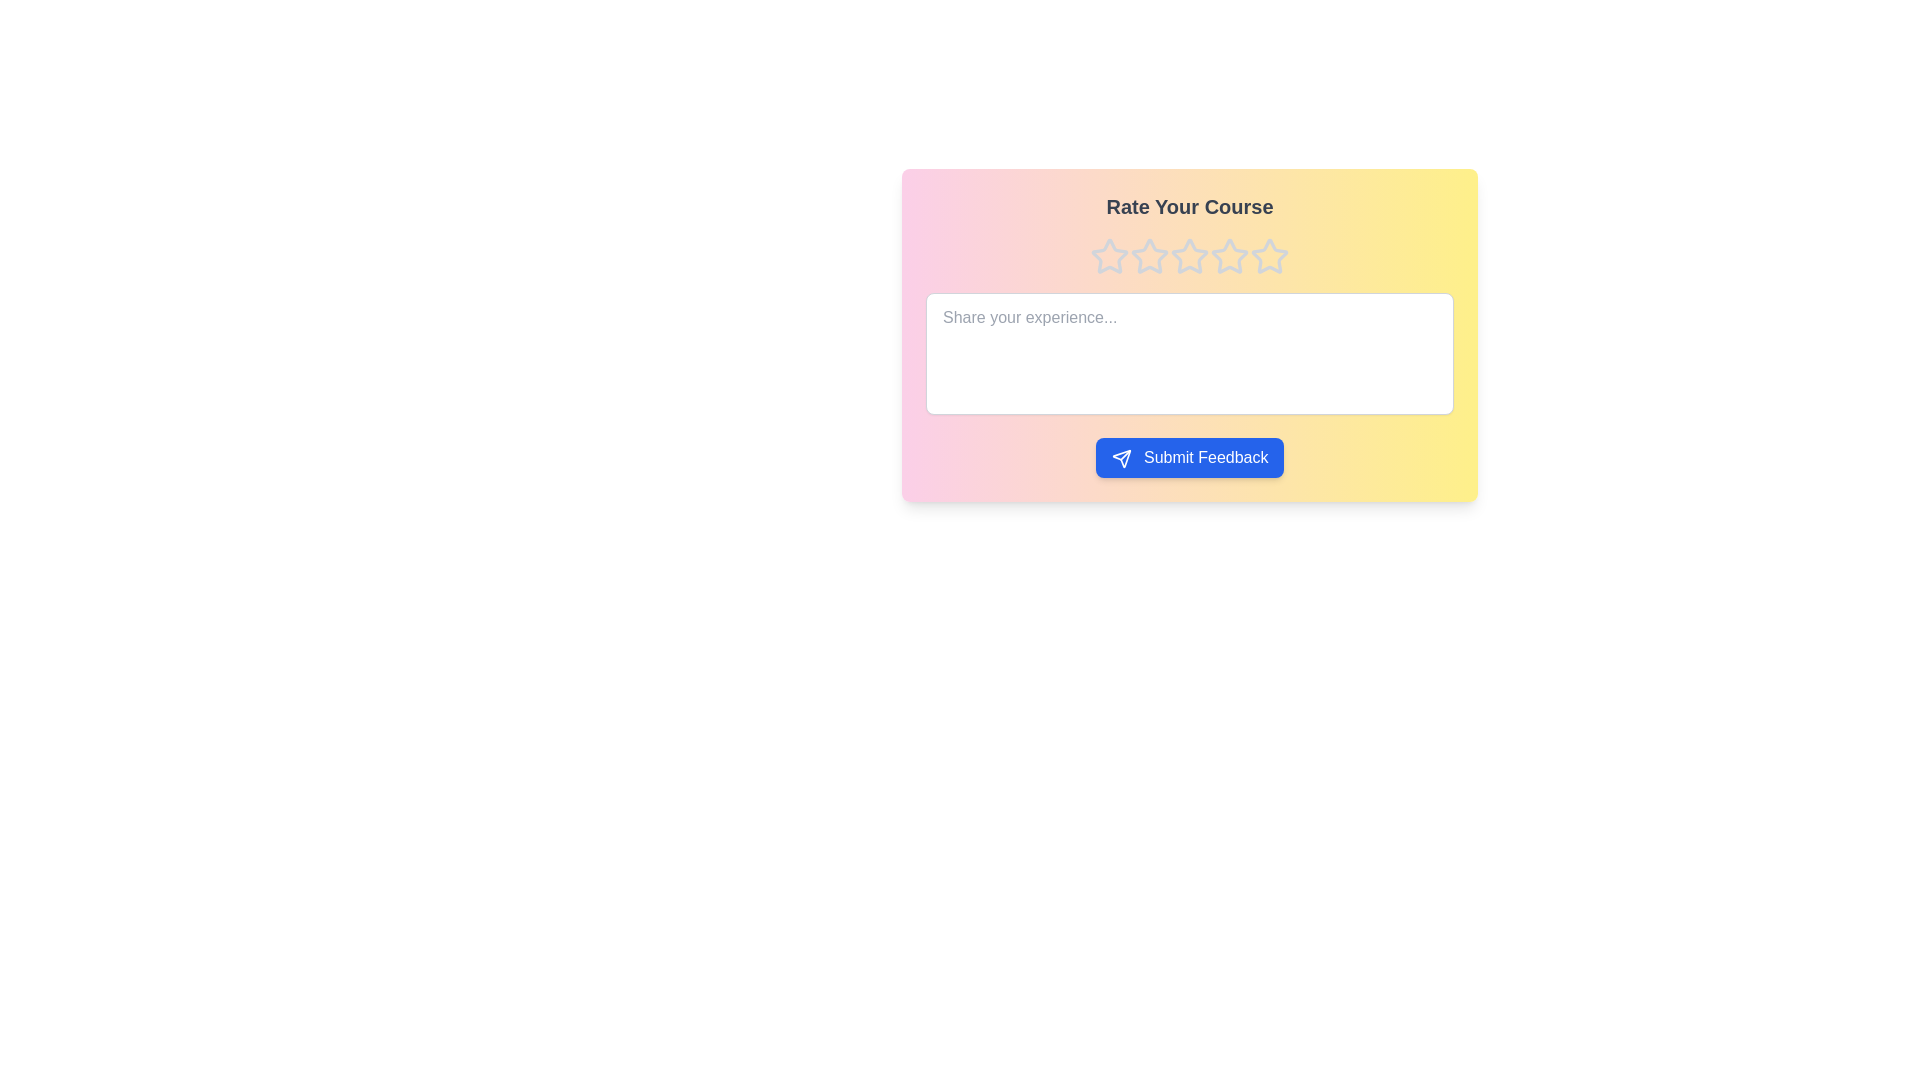 This screenshot has width=1920, height=1080. I want to click on the third star icon used for ratings, which allows users to rate a course, so click(1227, 254).